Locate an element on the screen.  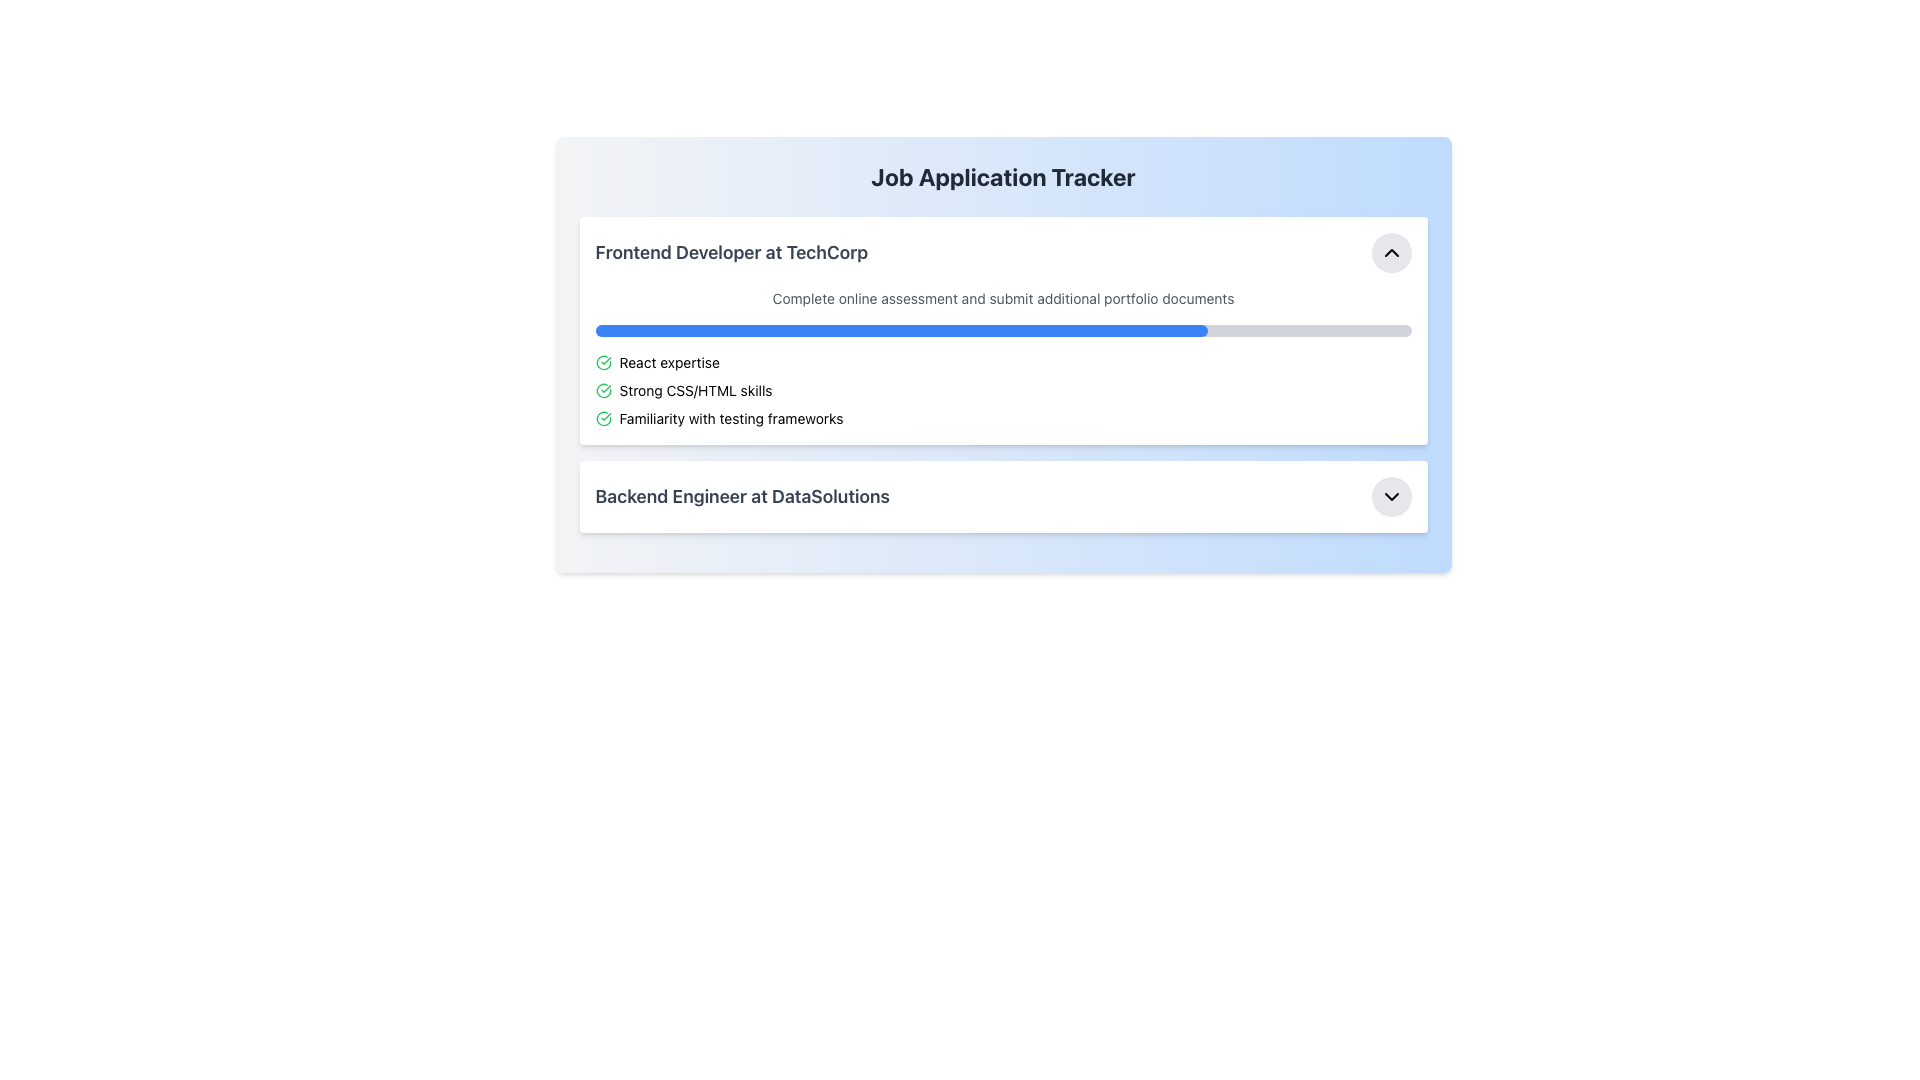
the circular button with a light gray background and a downward-pointing chevron icon, located at the far right of the line containing 'Backend Engineer at DataSolutions' is located at coordinates (1390, 496).